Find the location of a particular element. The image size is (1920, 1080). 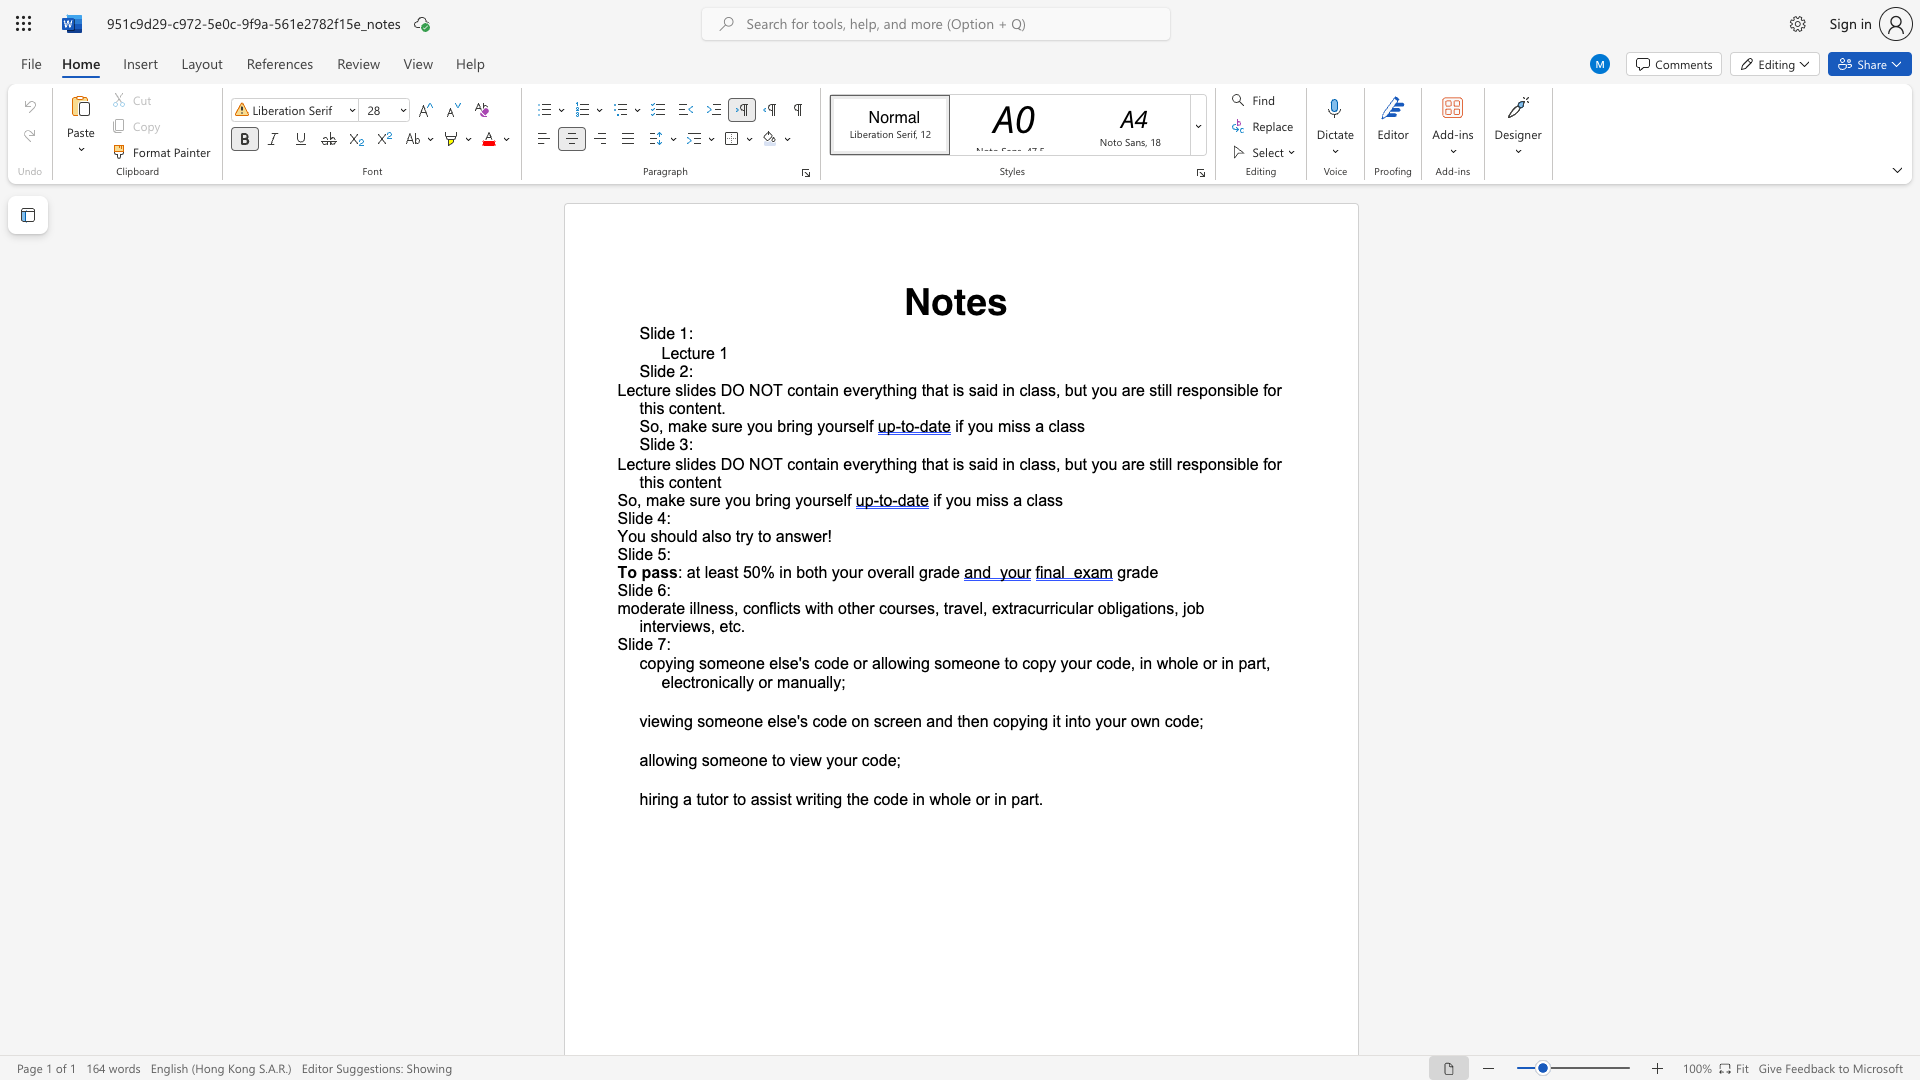

the subset text "e for this con" within the text "everything that is said in class, but you are still responsible for this content" is located at coordinates (1248, 464).